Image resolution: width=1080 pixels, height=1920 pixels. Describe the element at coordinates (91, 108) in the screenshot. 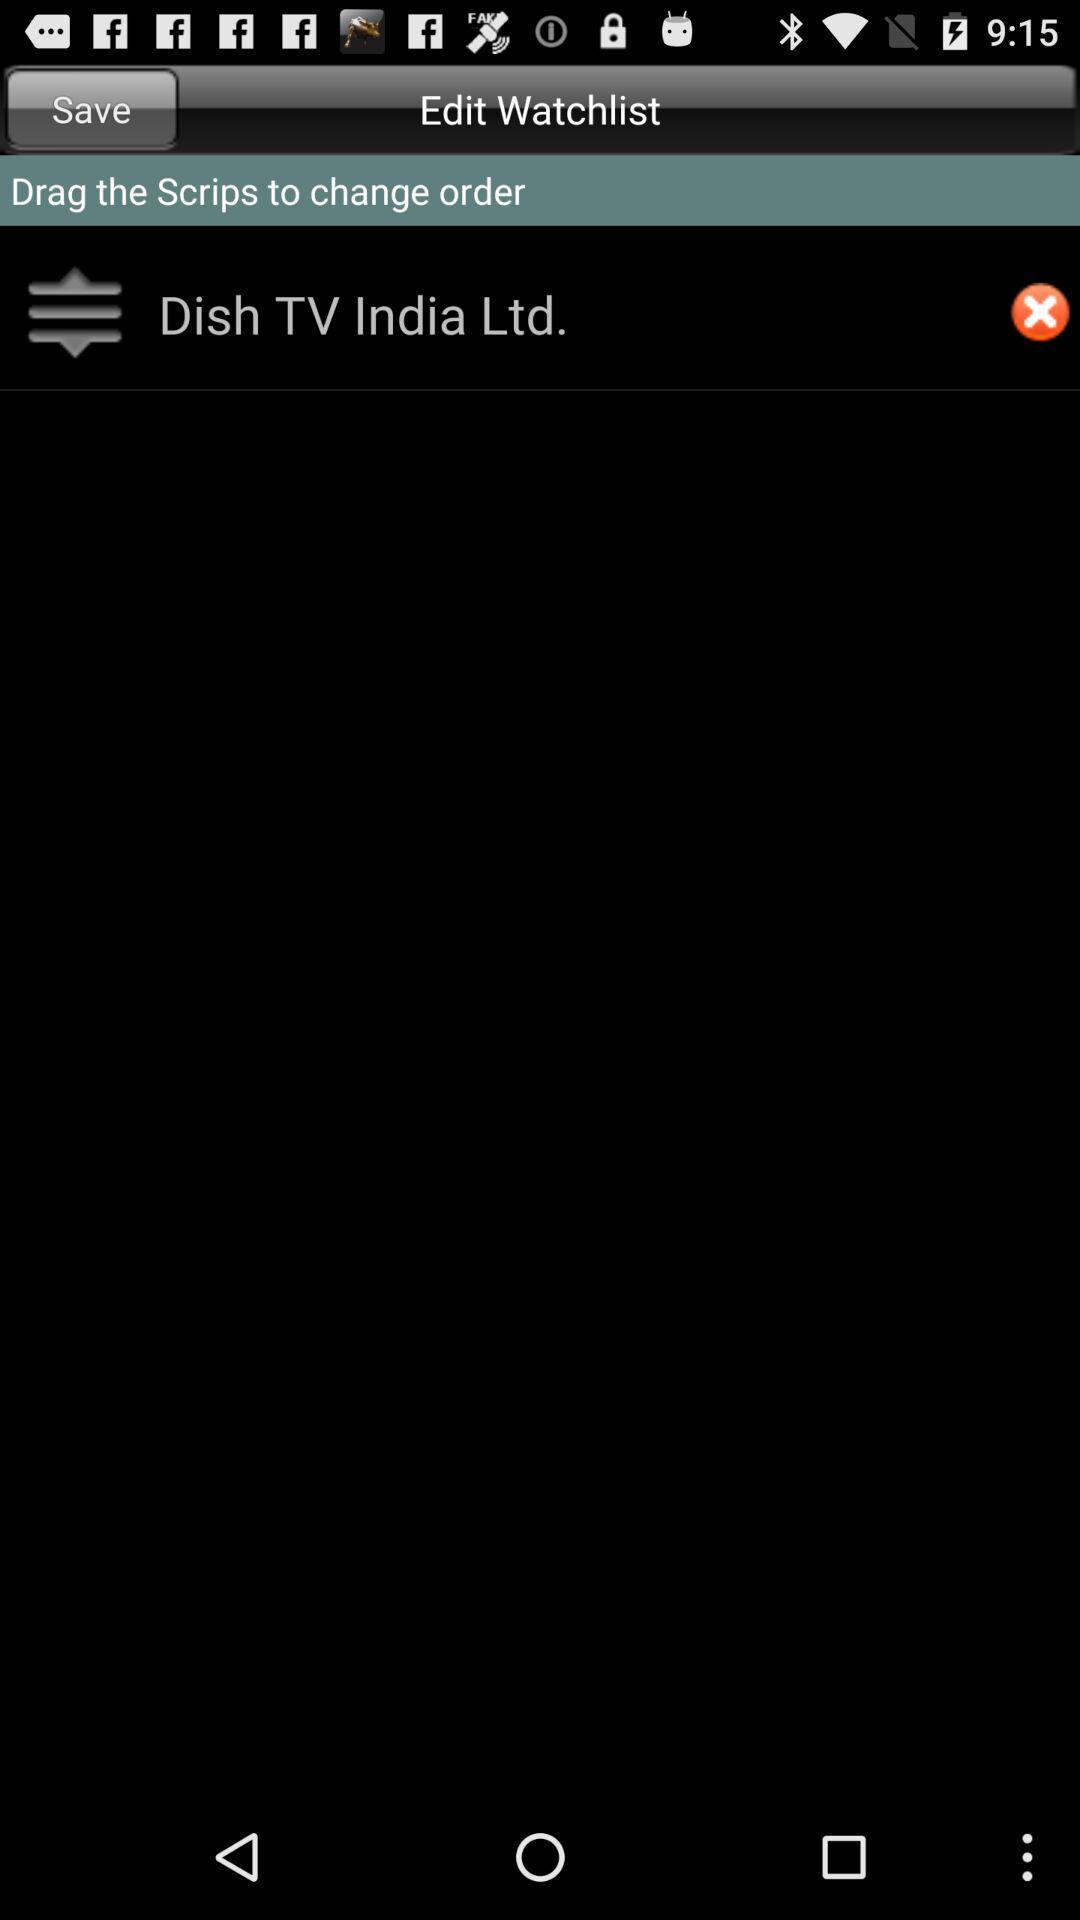

I see `save` at that location.